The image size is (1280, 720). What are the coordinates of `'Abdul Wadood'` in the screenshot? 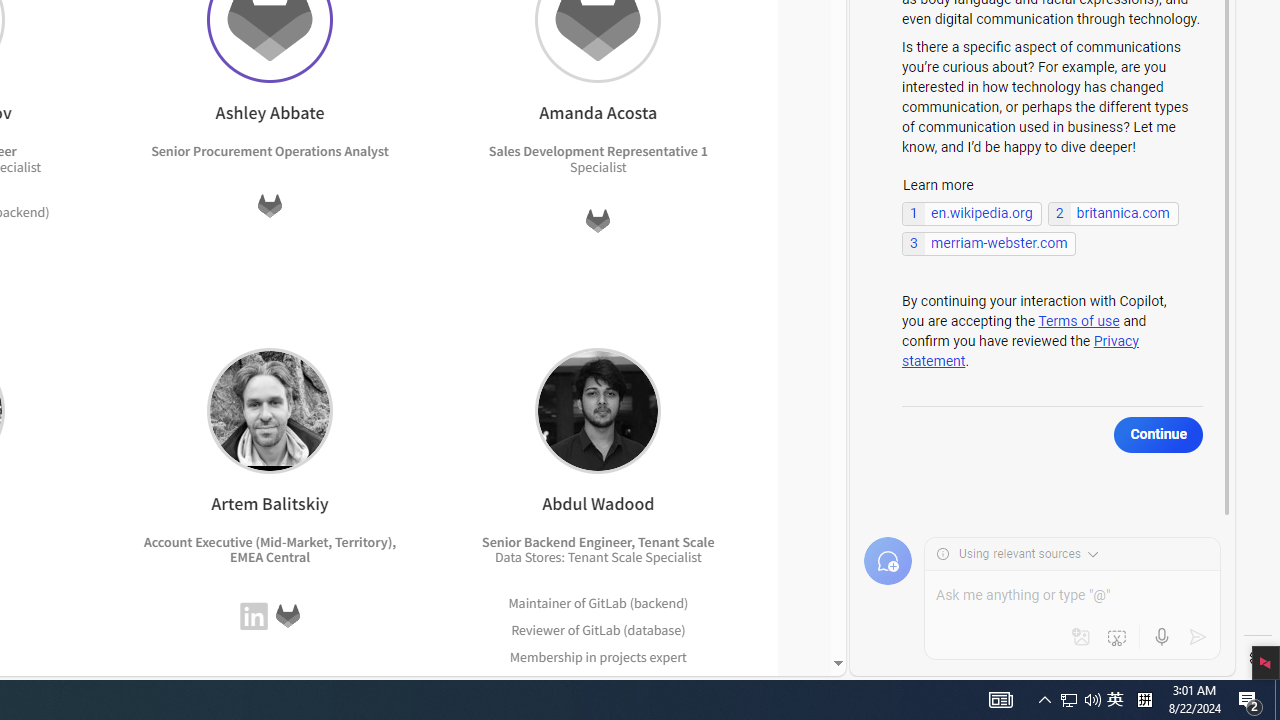 It's located at (597, 409).